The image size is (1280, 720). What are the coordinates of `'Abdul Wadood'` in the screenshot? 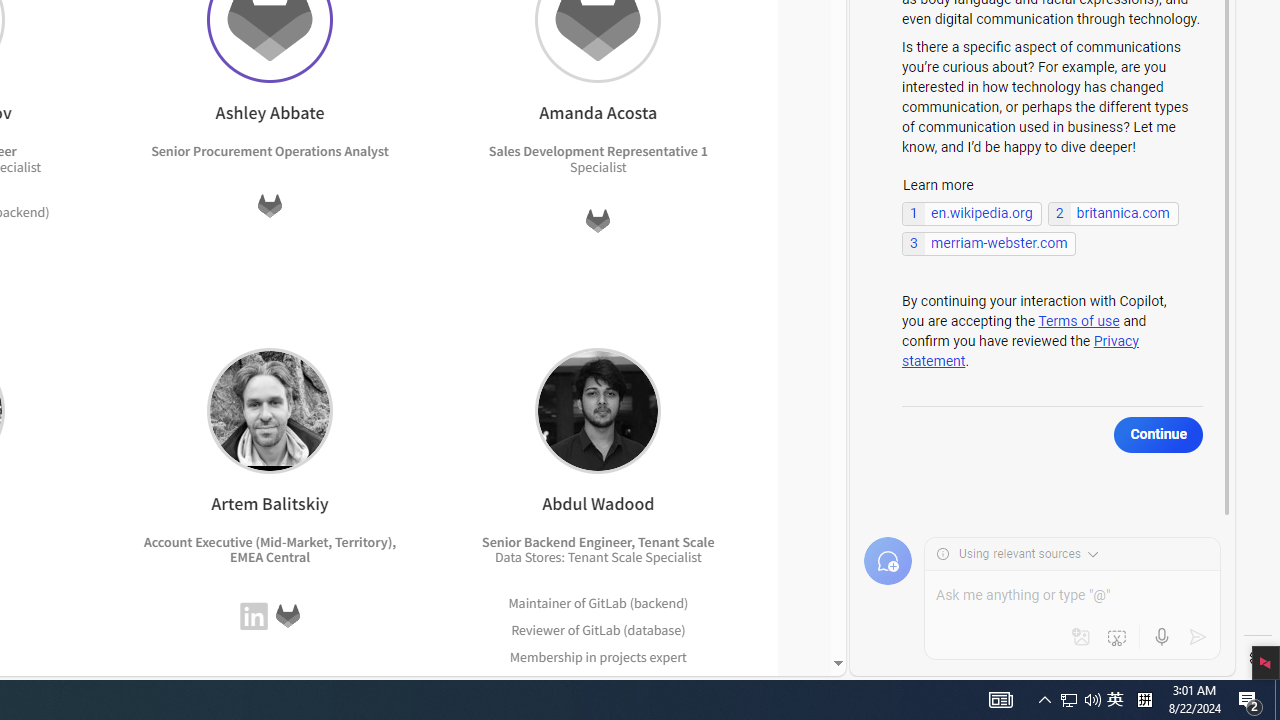 It's located at (597, 409).